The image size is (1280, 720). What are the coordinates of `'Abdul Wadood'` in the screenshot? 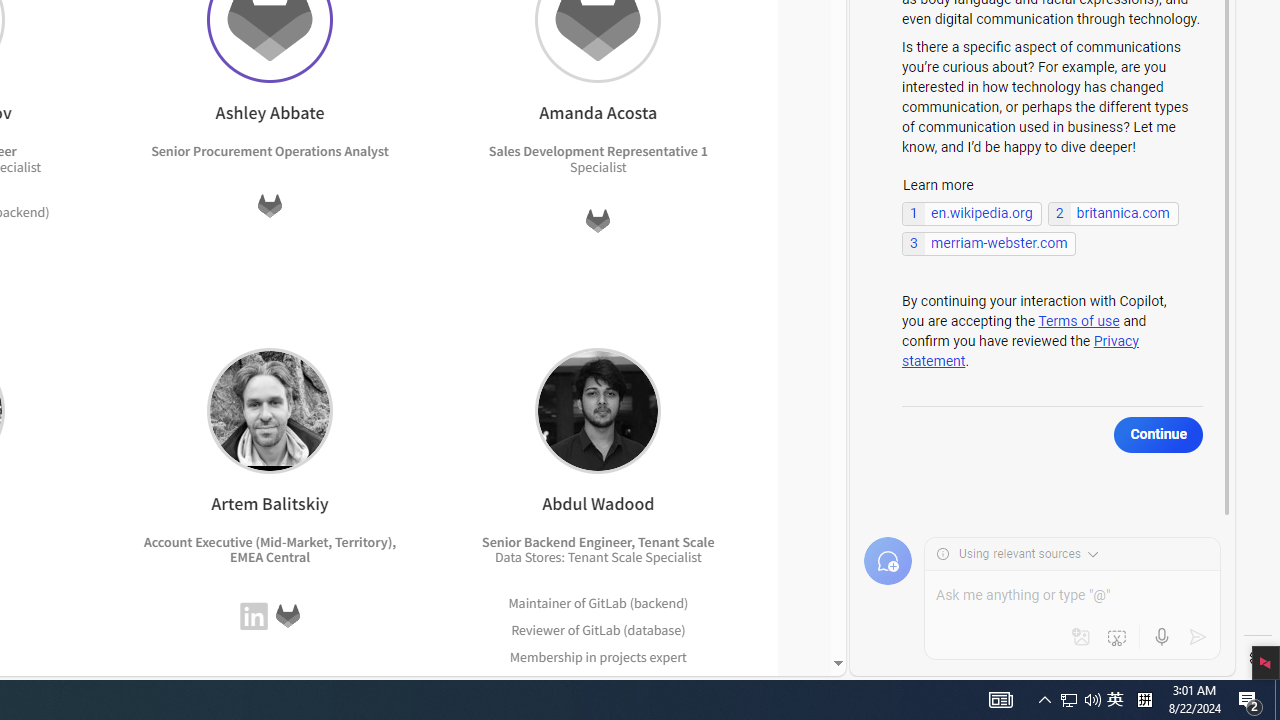 It's located at (597, 409).